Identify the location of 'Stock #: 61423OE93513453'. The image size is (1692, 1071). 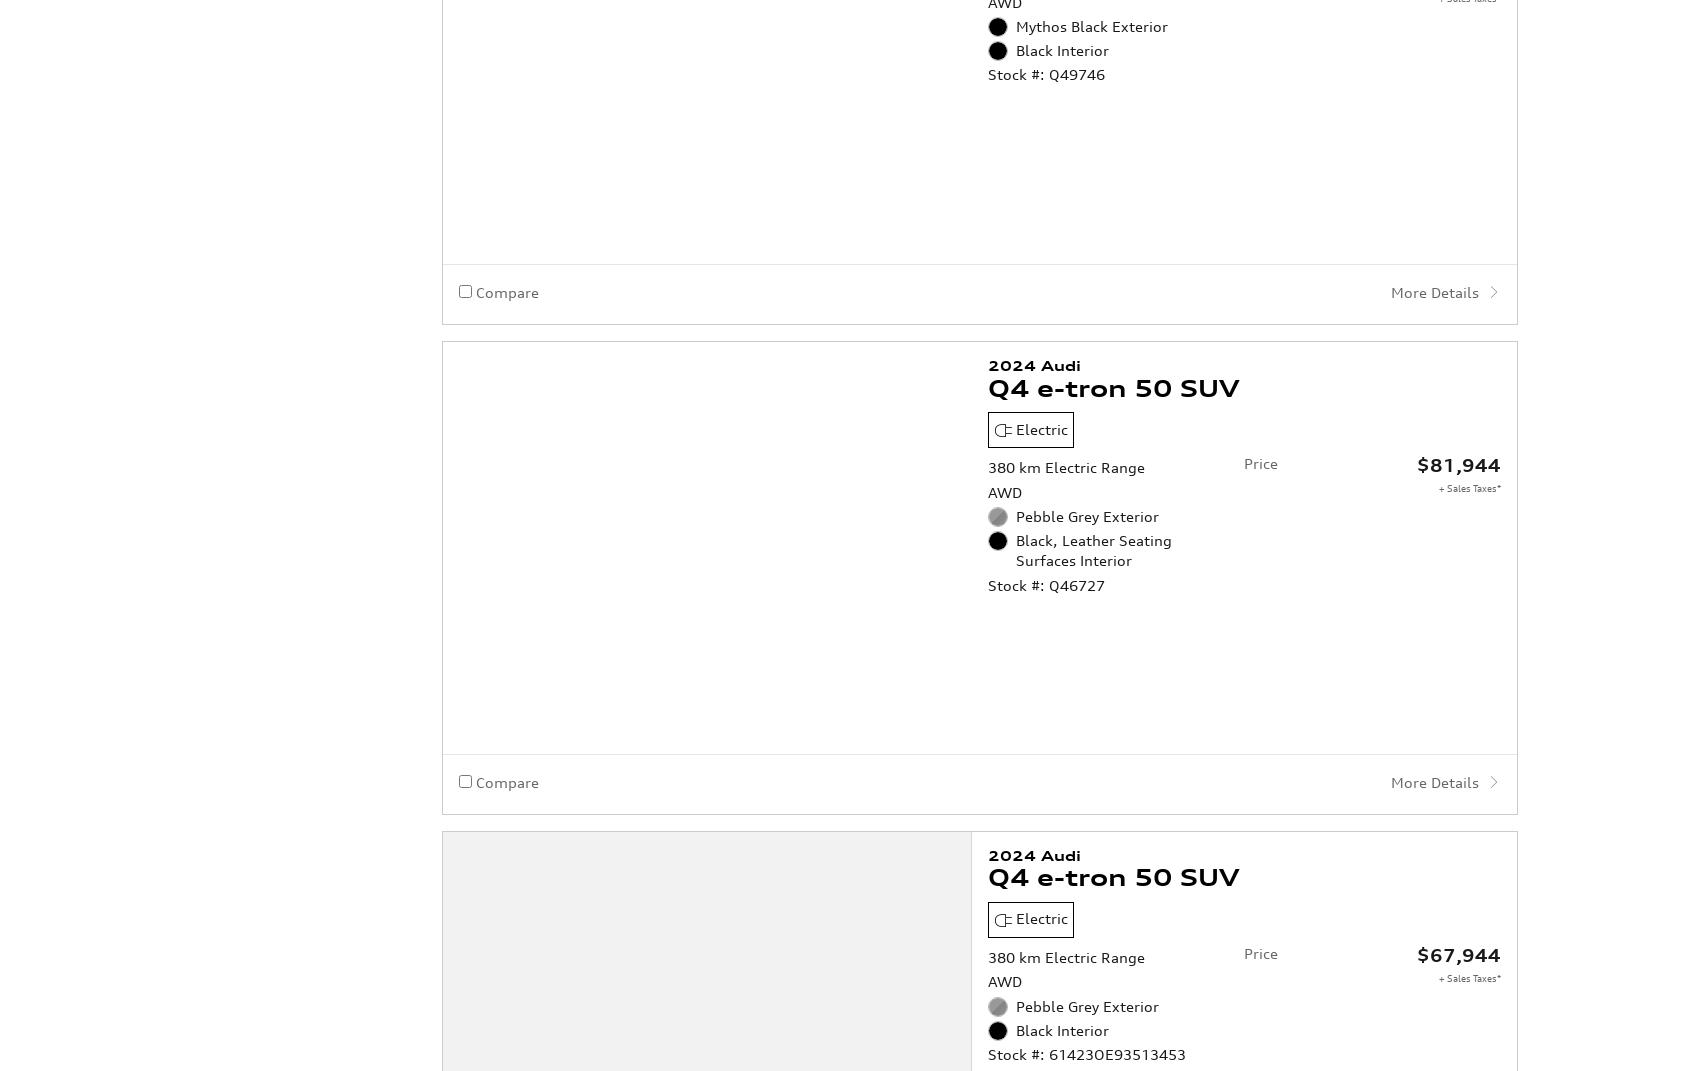
(1085, 972).